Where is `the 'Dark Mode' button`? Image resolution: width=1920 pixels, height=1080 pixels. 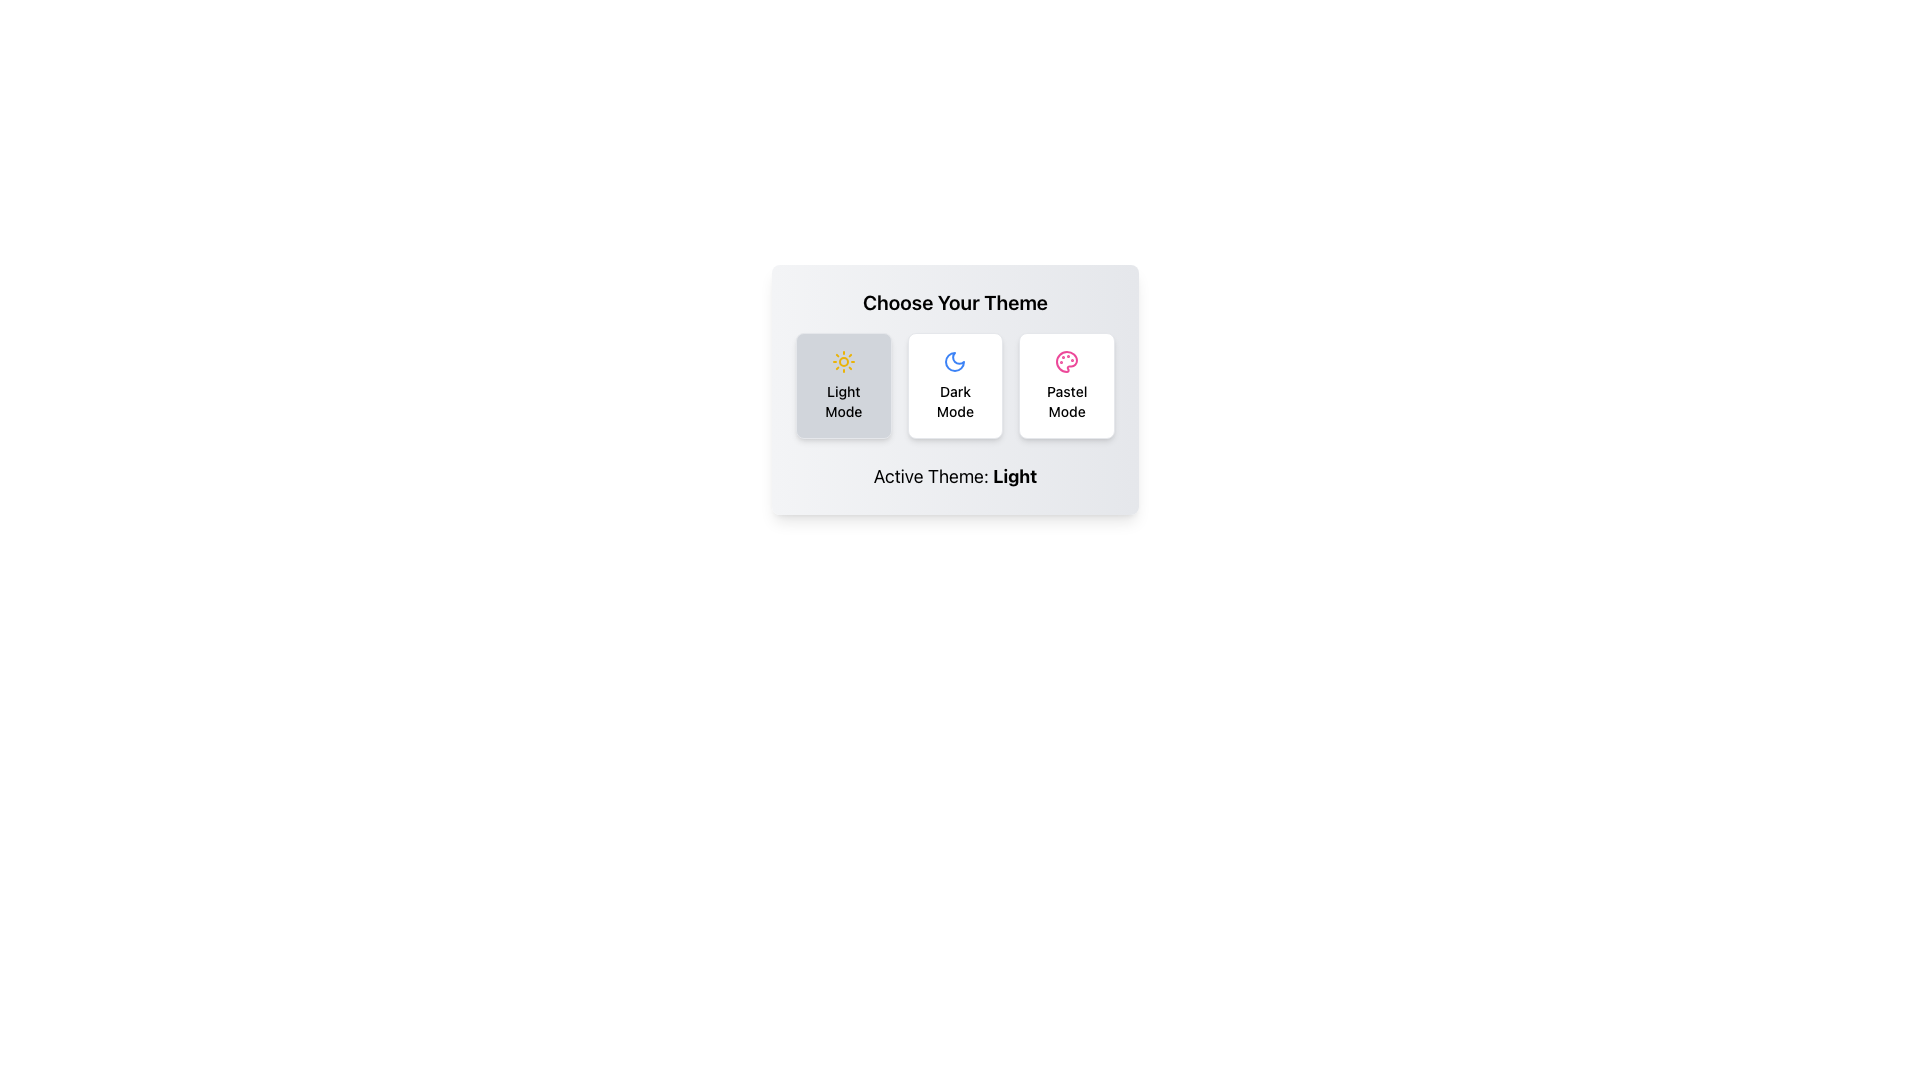
the 'Dark Mode' button is located at coordinates (954, 385).